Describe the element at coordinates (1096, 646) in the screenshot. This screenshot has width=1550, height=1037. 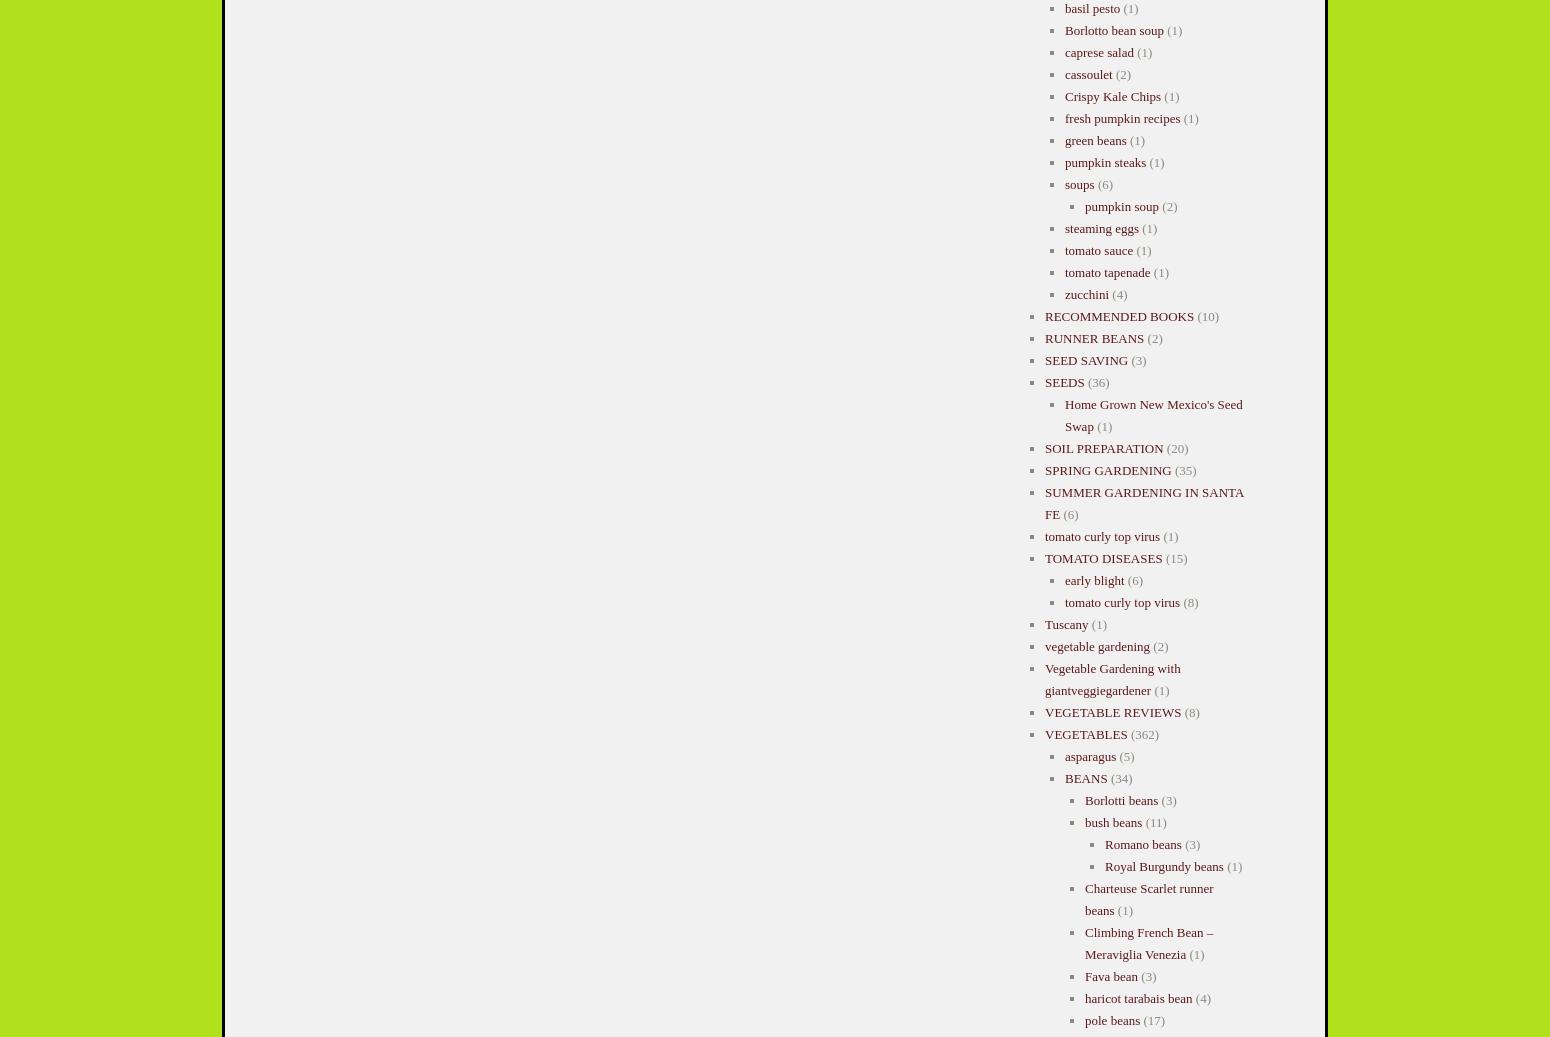
I see `'vegetable gardening'` at that location.